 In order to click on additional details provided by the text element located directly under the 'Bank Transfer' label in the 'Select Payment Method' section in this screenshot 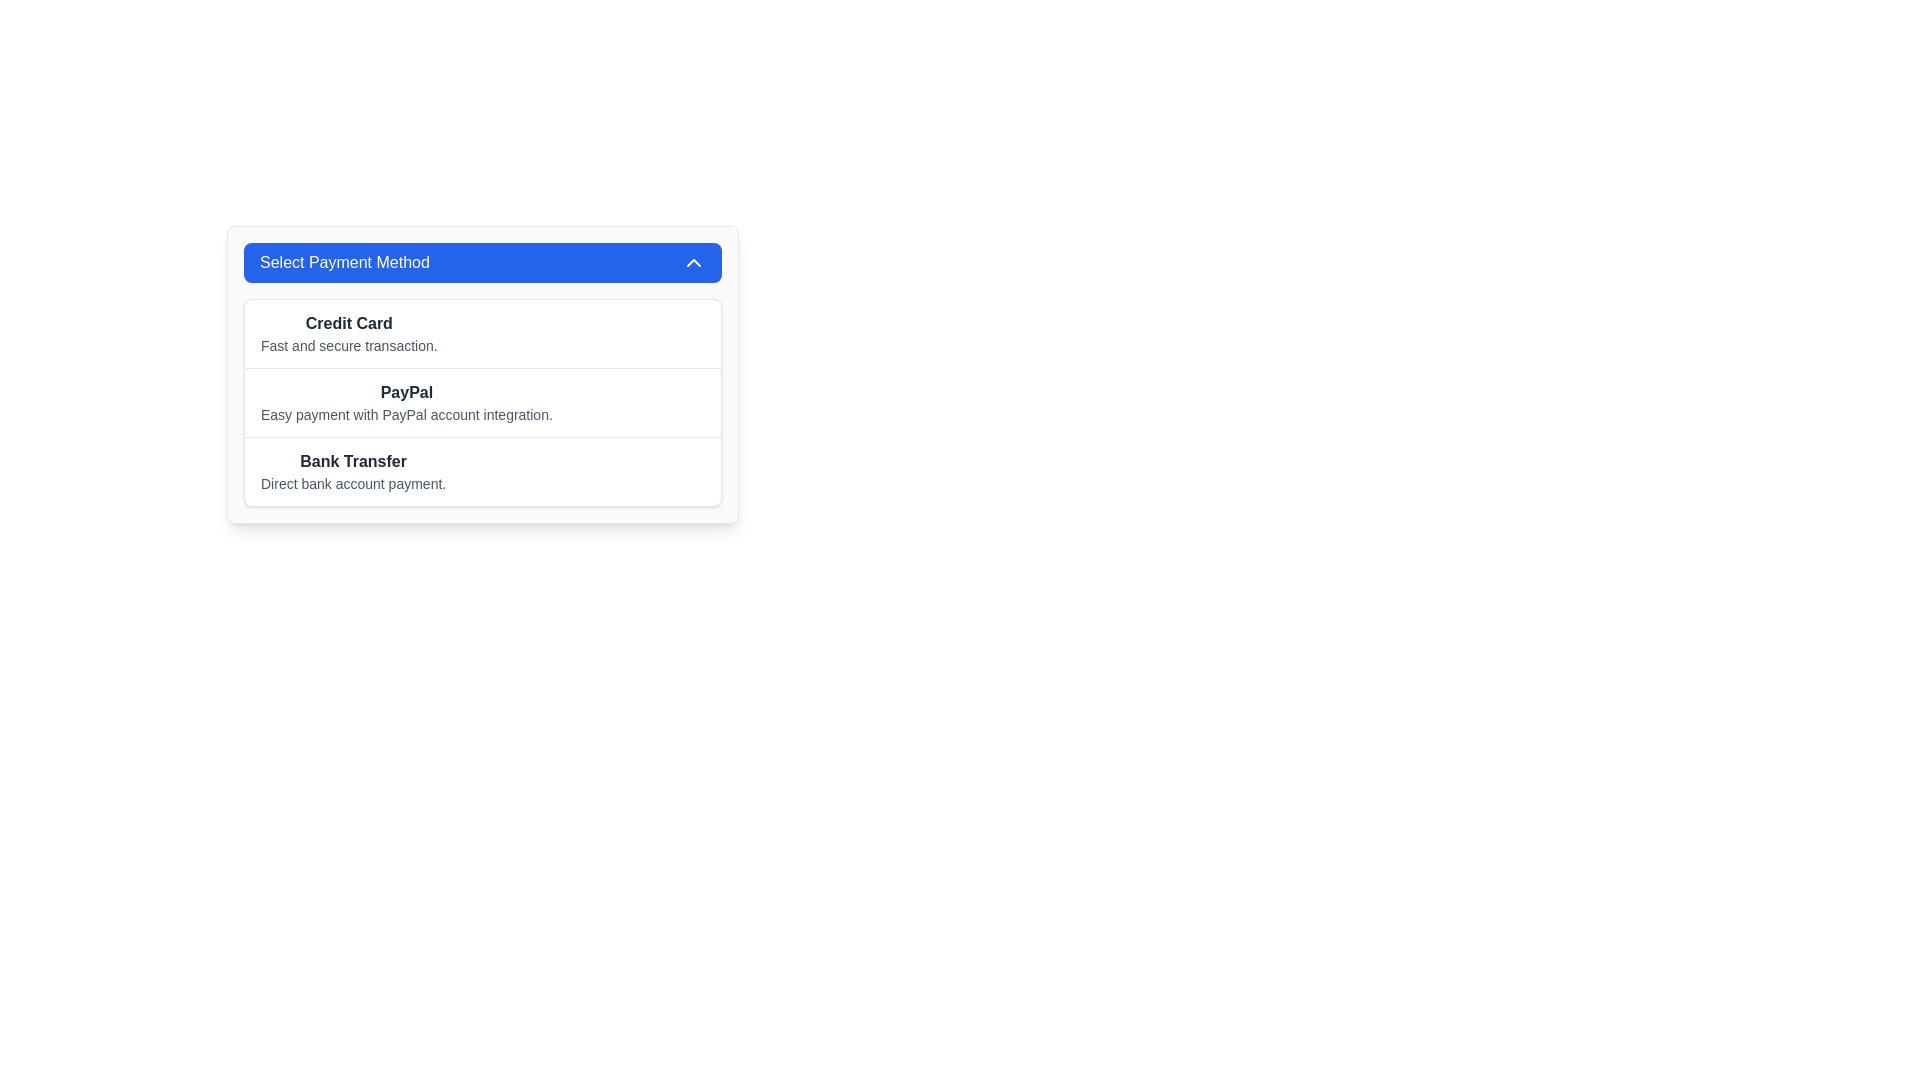, I will do `click(353, 483)`.